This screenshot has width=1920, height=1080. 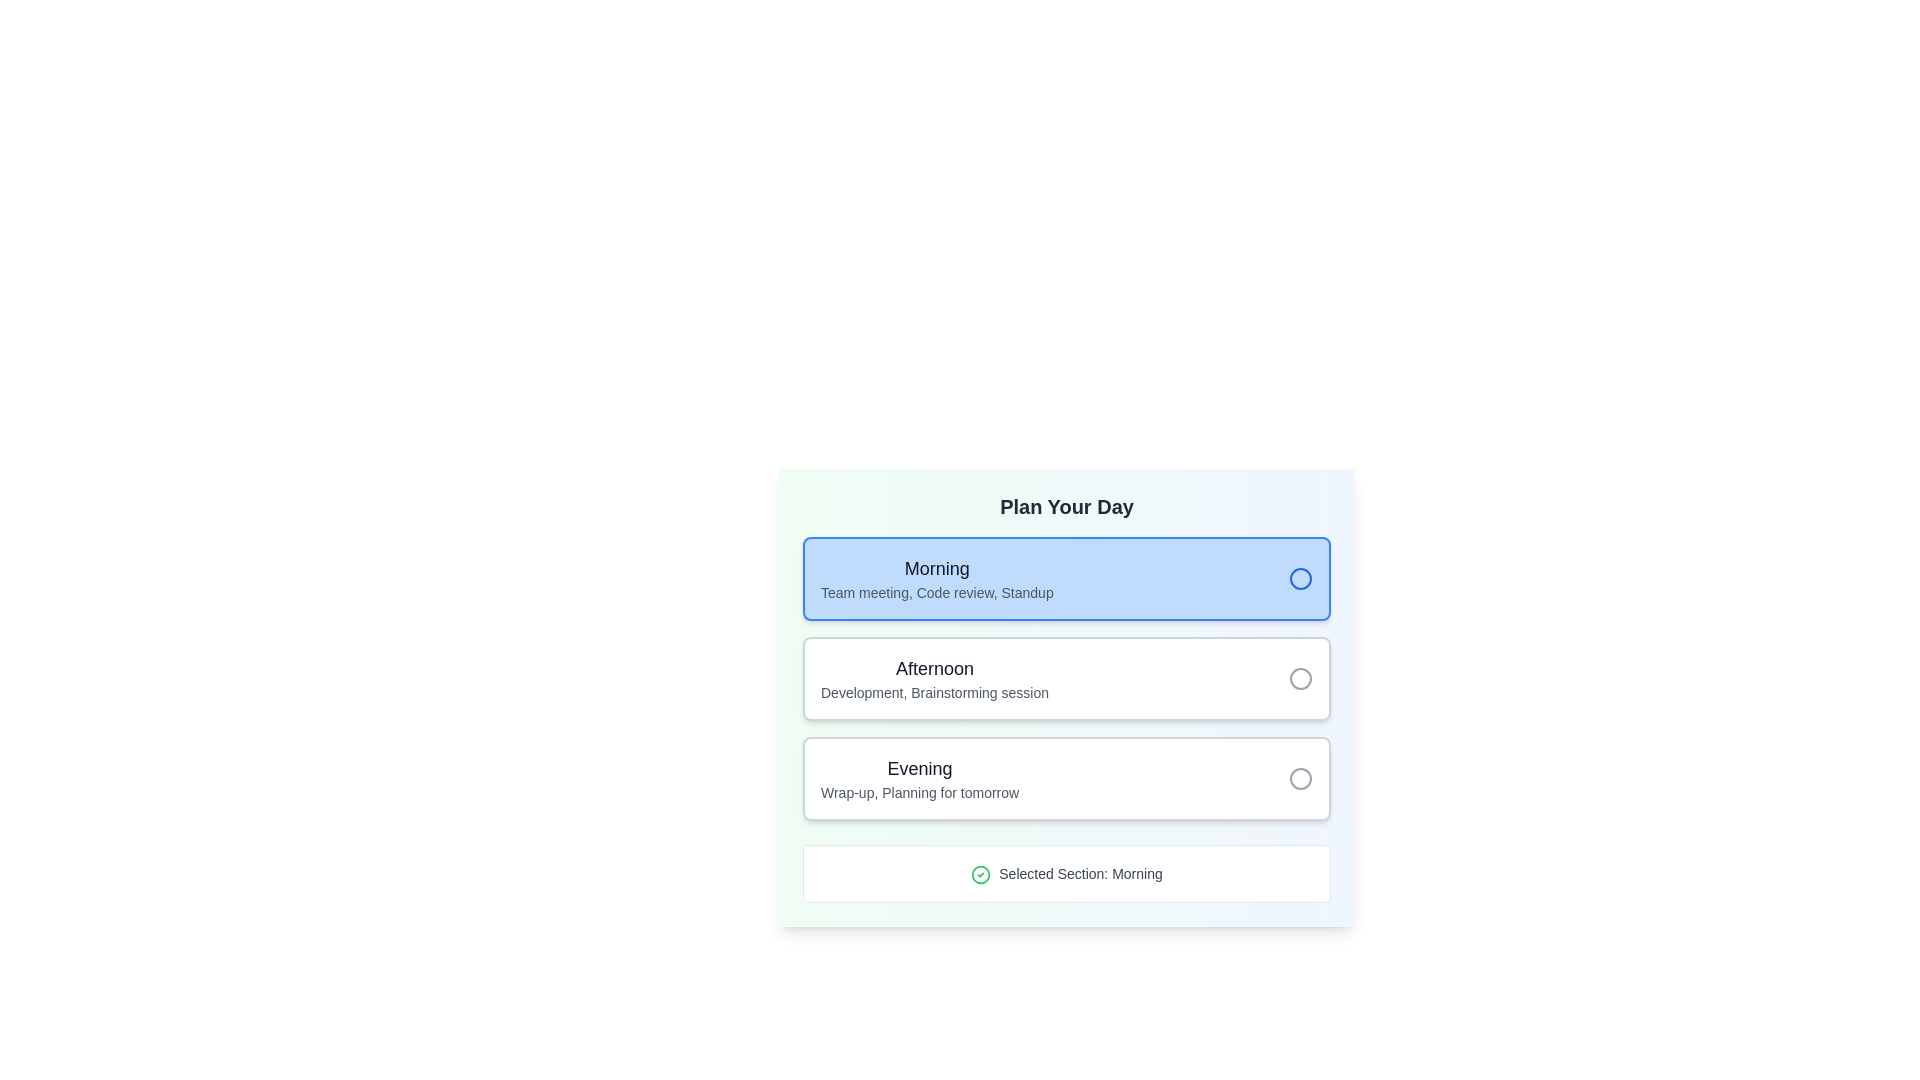 I want to click on the green checkmark icon that indicates the 'Selected Section: Morning', as it may have additional functionality or feedback associated with it, so click(x=981, y=873).